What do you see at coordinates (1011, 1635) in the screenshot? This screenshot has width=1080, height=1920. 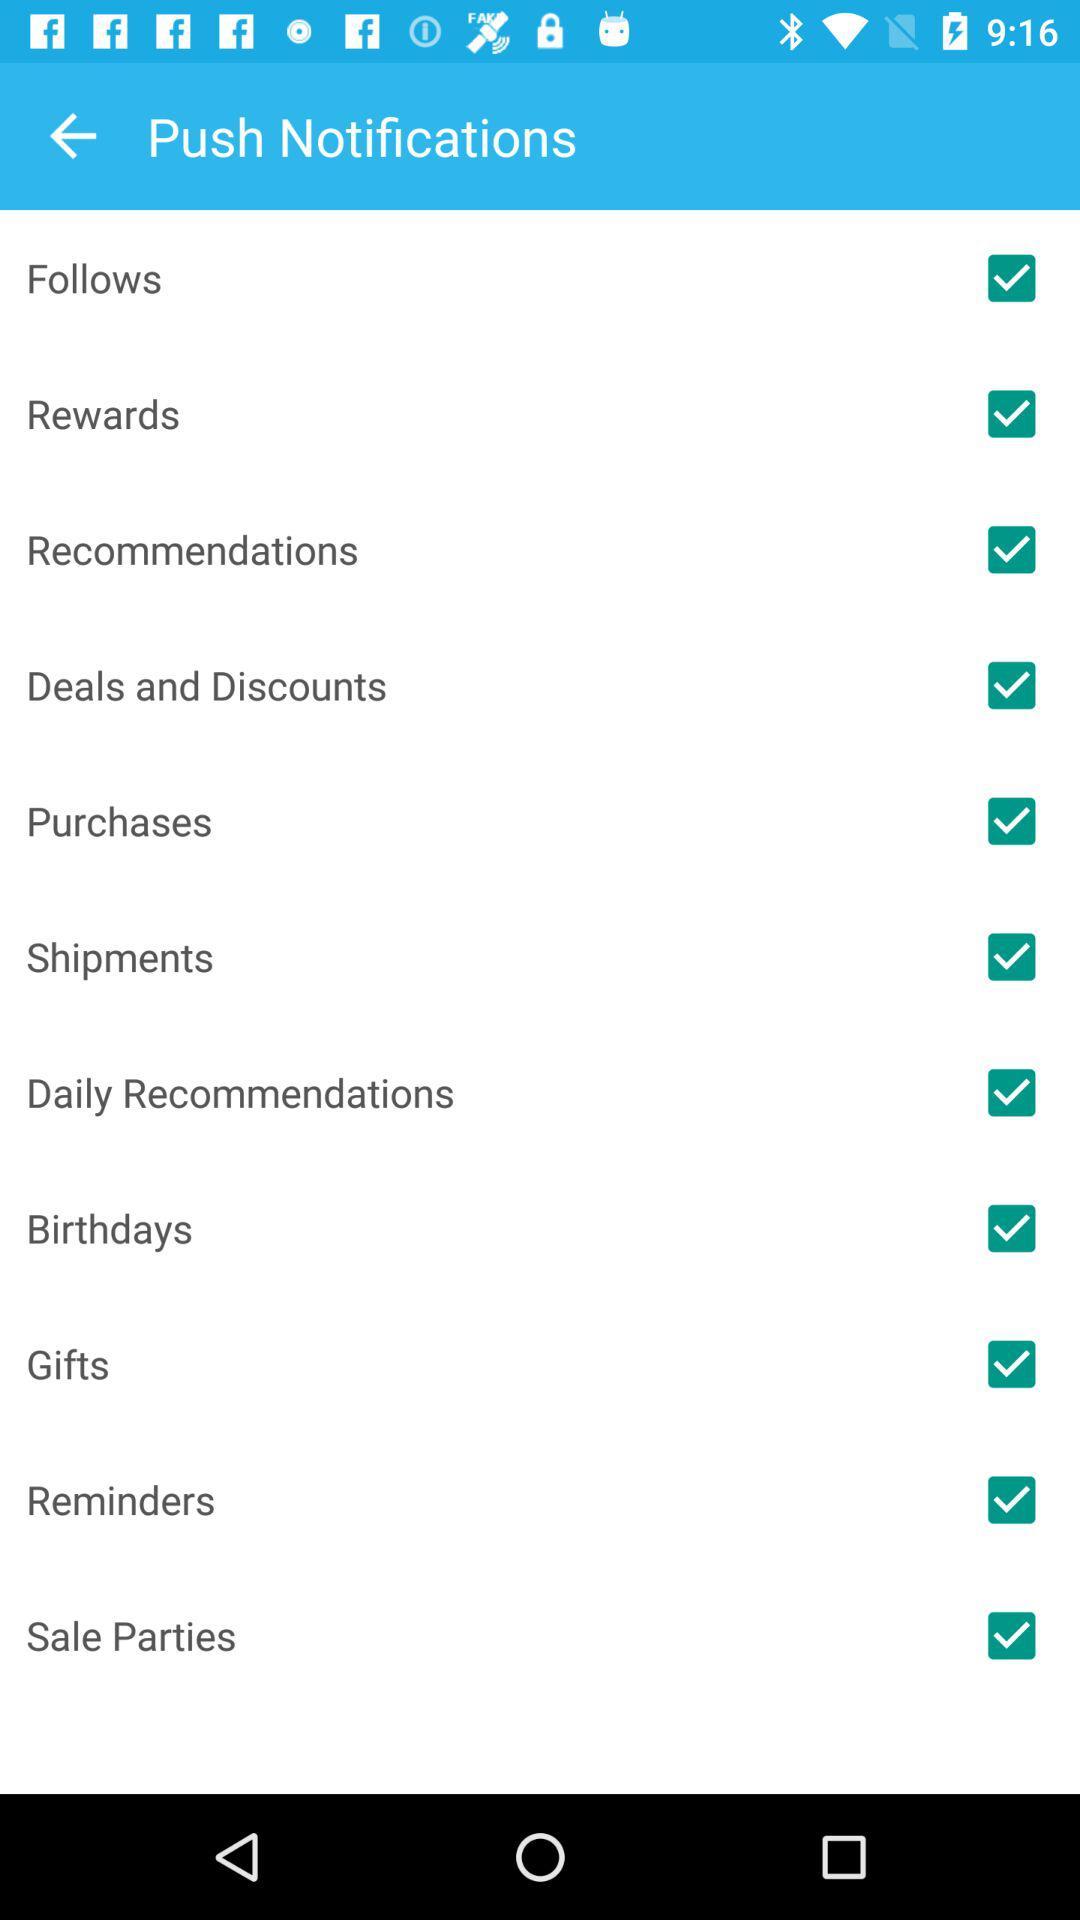 I see `enable sale parties option` at bounding box center [1011, 1635].